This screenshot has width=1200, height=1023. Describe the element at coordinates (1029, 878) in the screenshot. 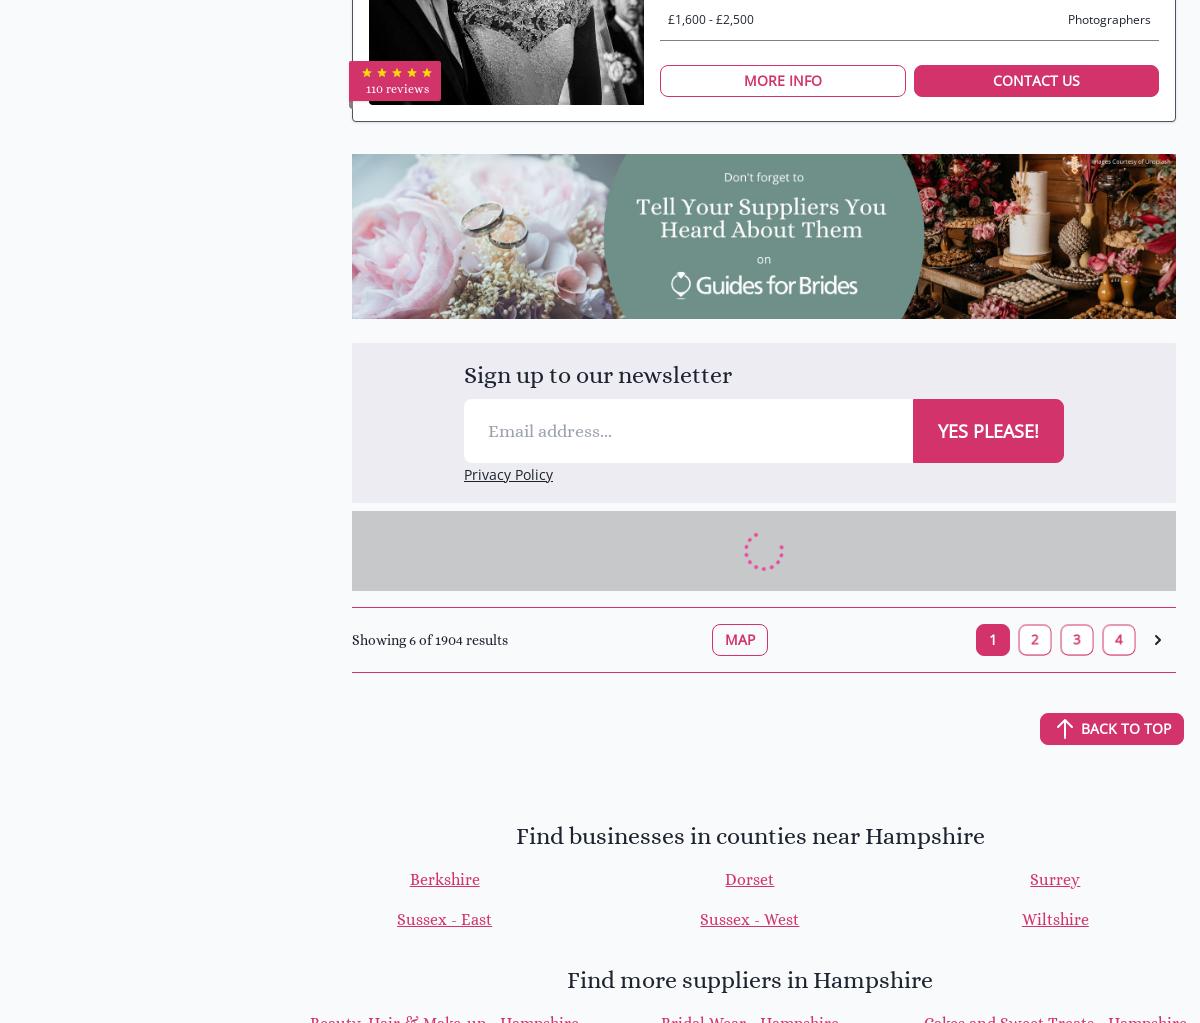

I see `'Surrey'` at that location.